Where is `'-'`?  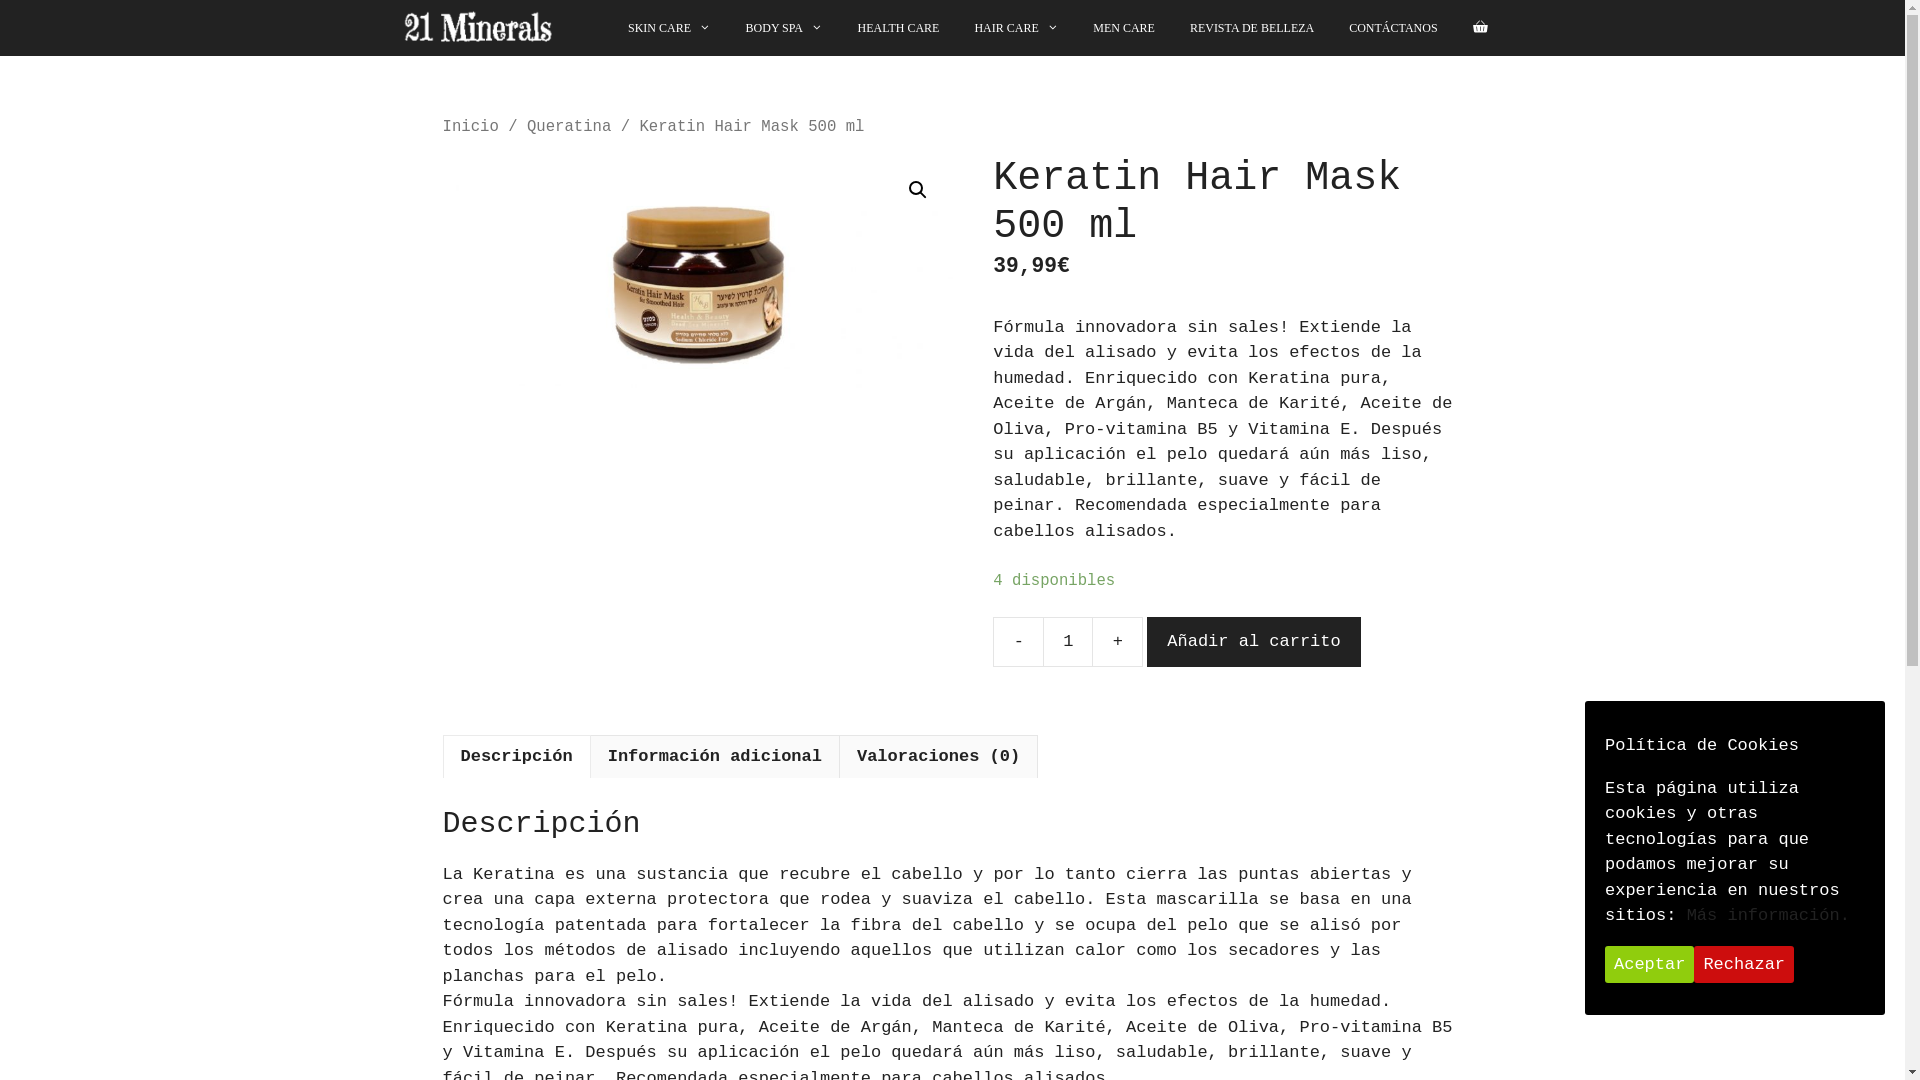
'-' is located at coordinates (1017, 641).